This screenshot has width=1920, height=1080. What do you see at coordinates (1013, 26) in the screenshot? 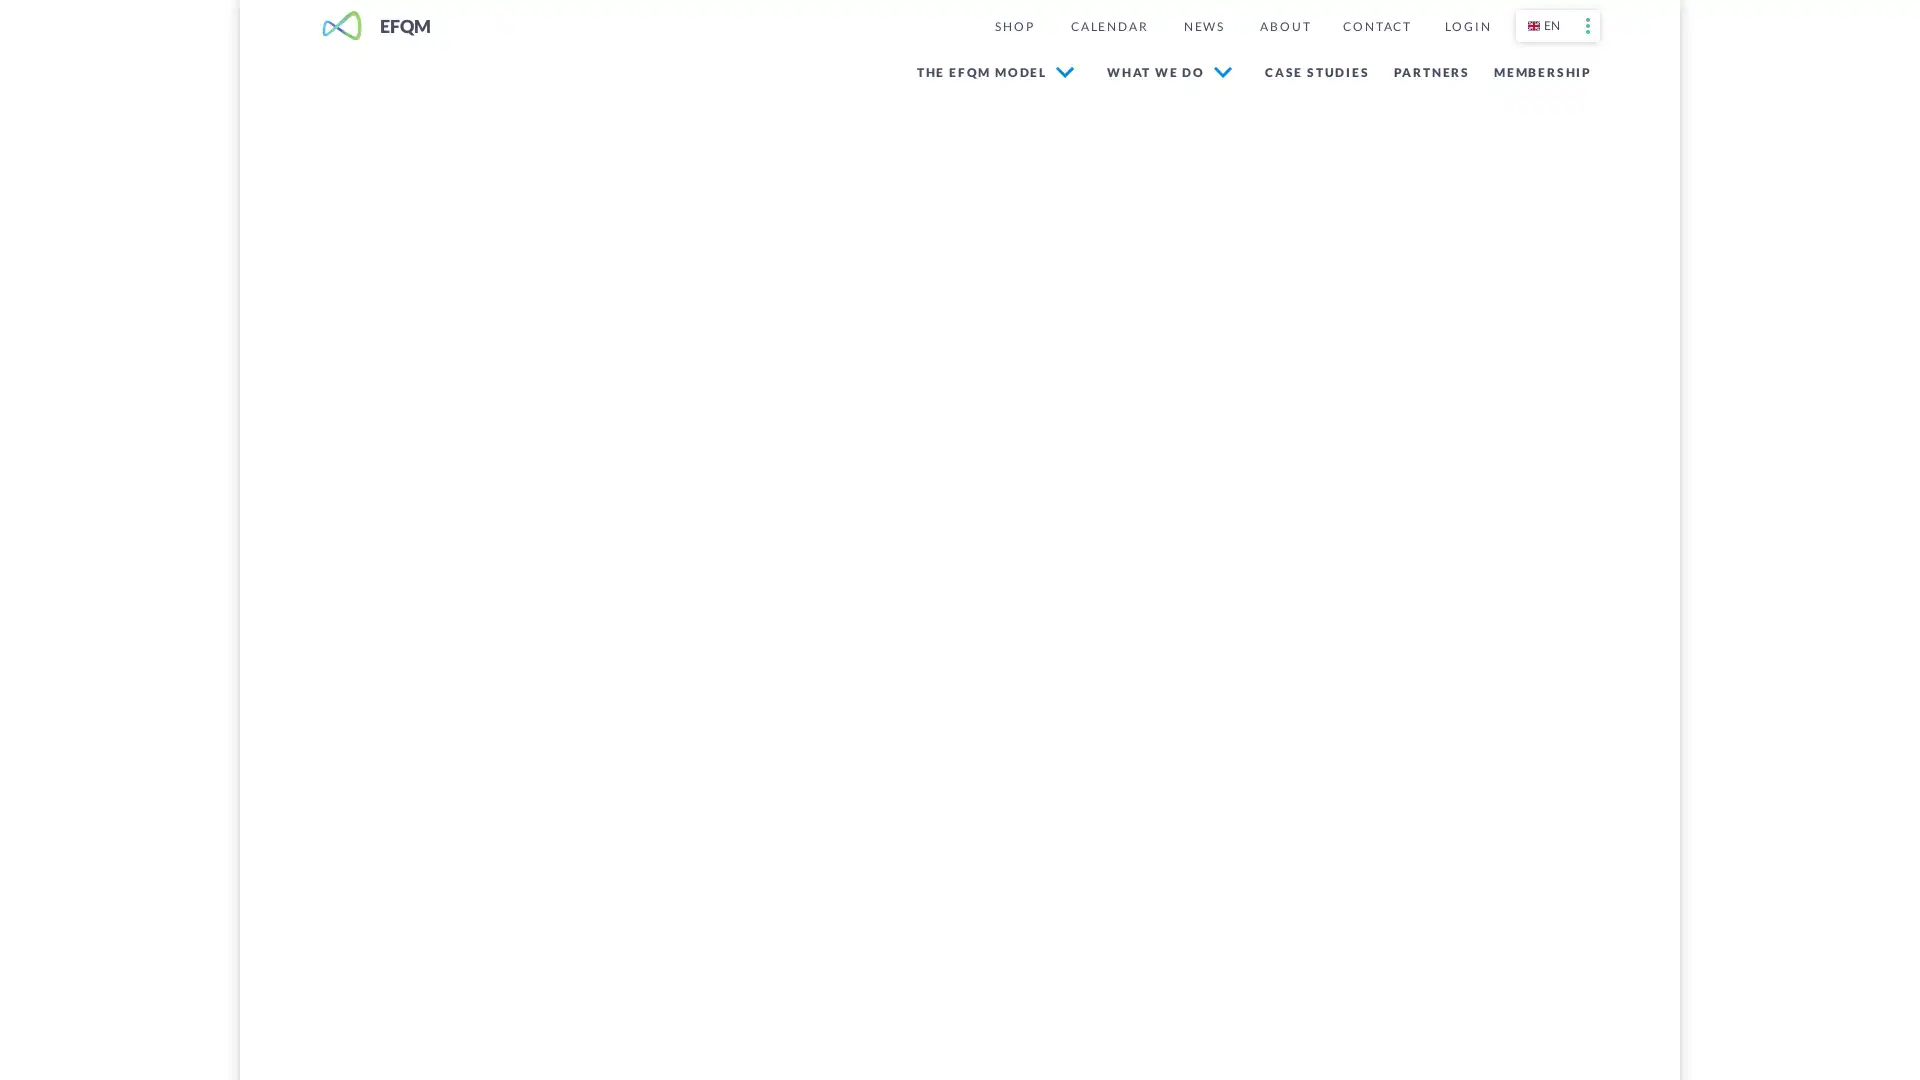
I see `SHOP` at bounding box center [1013, 26].